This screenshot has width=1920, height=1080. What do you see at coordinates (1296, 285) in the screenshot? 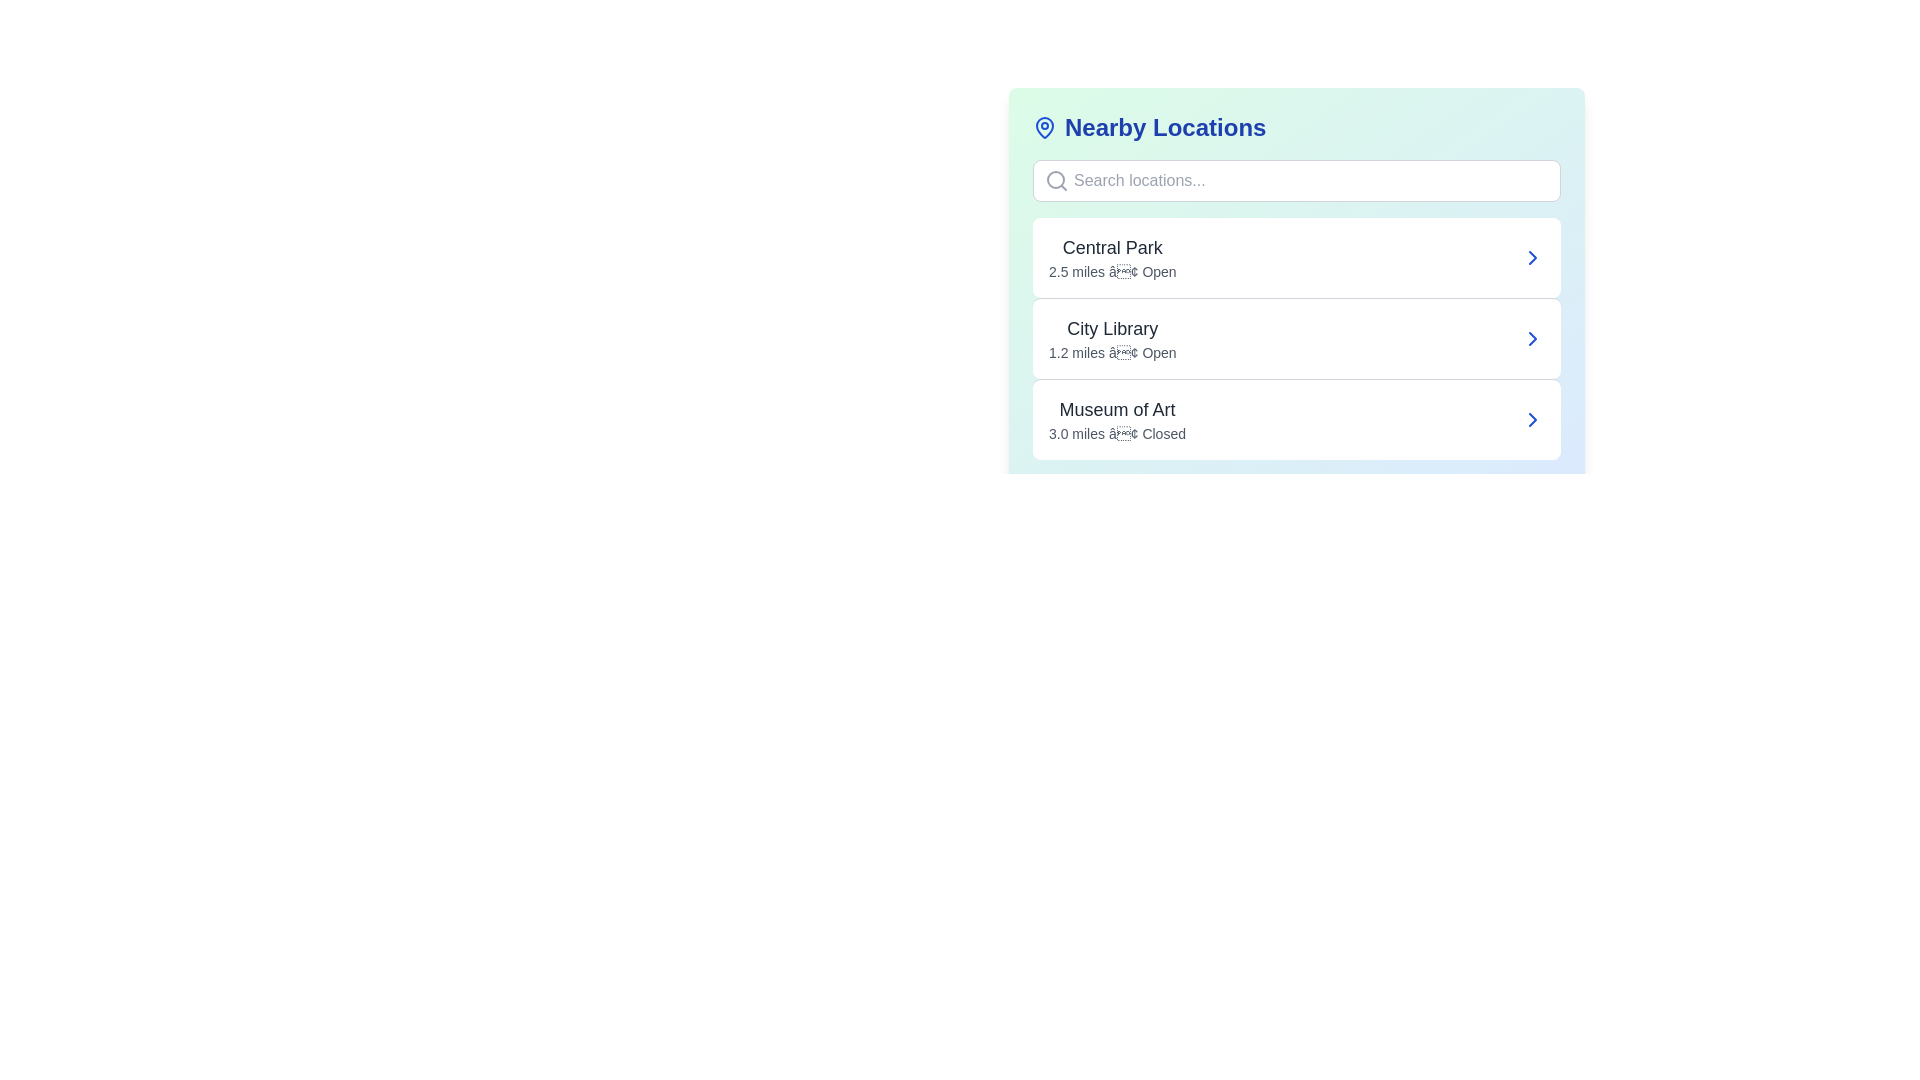
I see `the individual location entry in the 'Nearby Locations' scrollable list` at bounding box center [1296, 285].